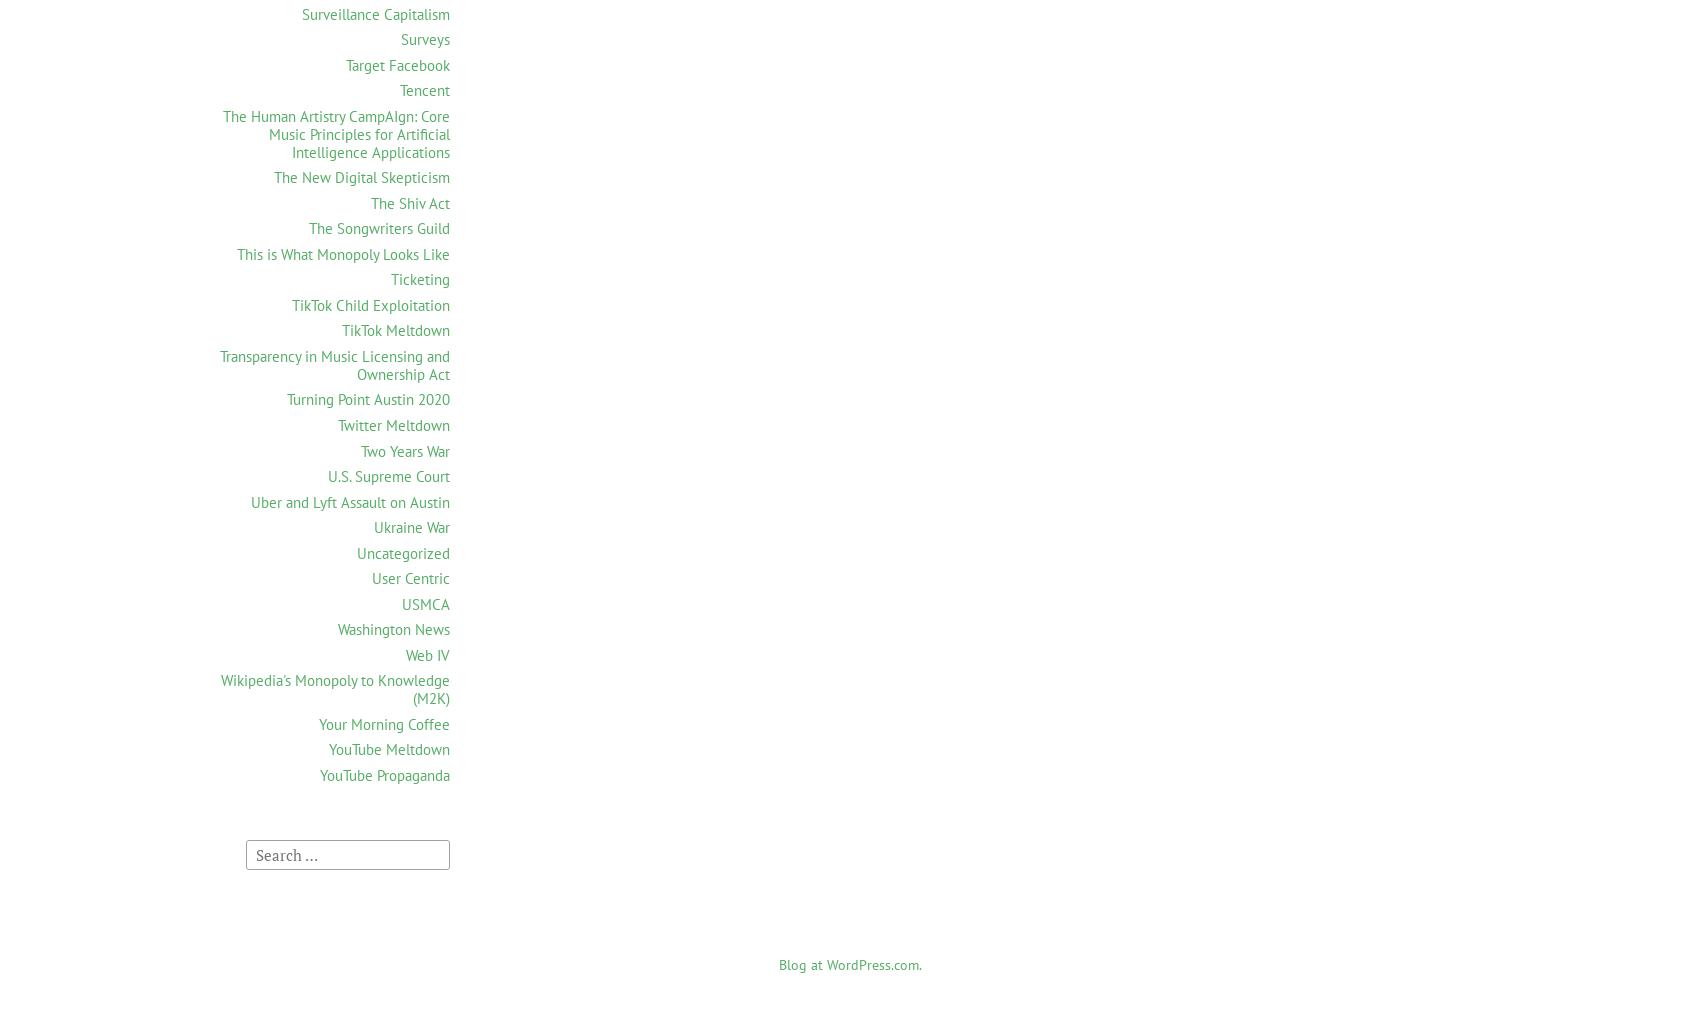 The height and width of the screenshot is (1014, 1700). I want to click on 'Twitter Meltdown', so click(393, 424).